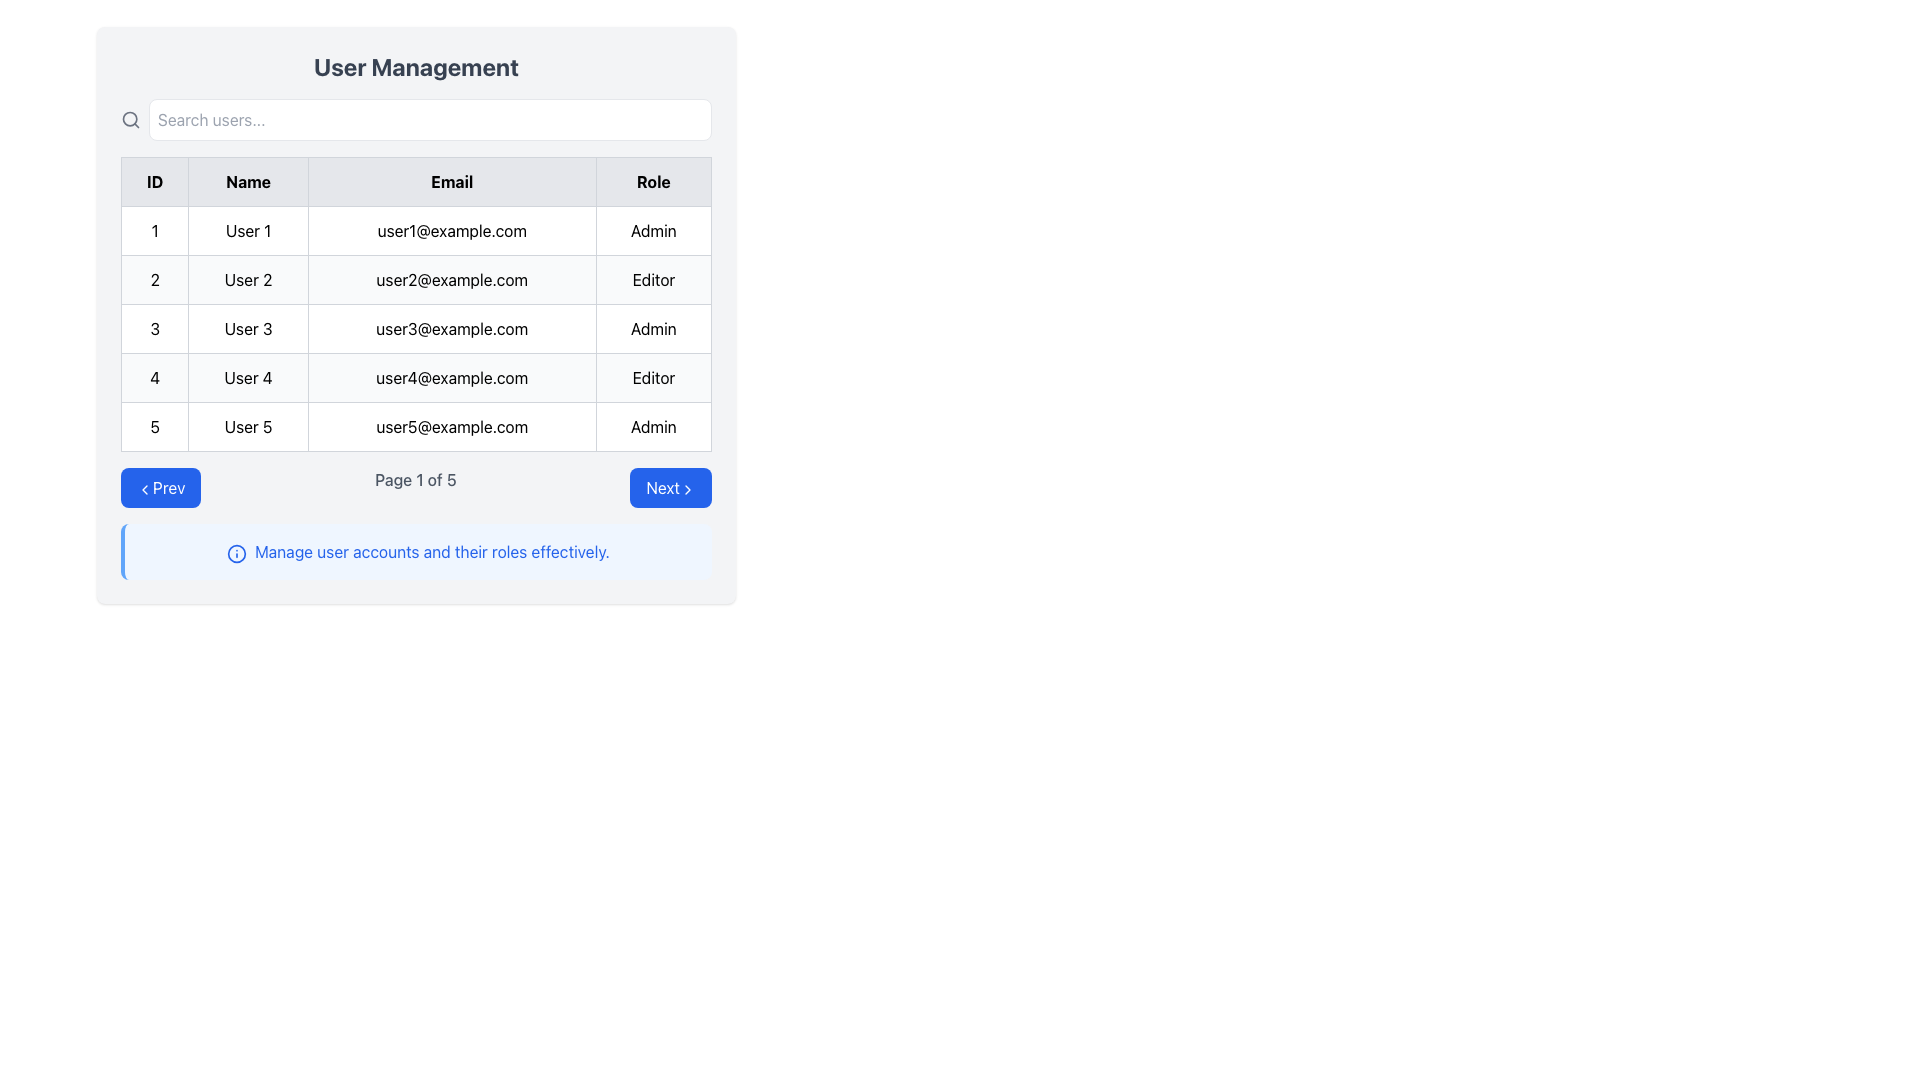 The width and height of the screenshot is (1920, 1080). Describe the element at coordinates (451, 230) in the screenshot. I see `the non-interactive text display area showing the email address of 'User 1' in the table, located in the first row under the 'Email' column` at that location.